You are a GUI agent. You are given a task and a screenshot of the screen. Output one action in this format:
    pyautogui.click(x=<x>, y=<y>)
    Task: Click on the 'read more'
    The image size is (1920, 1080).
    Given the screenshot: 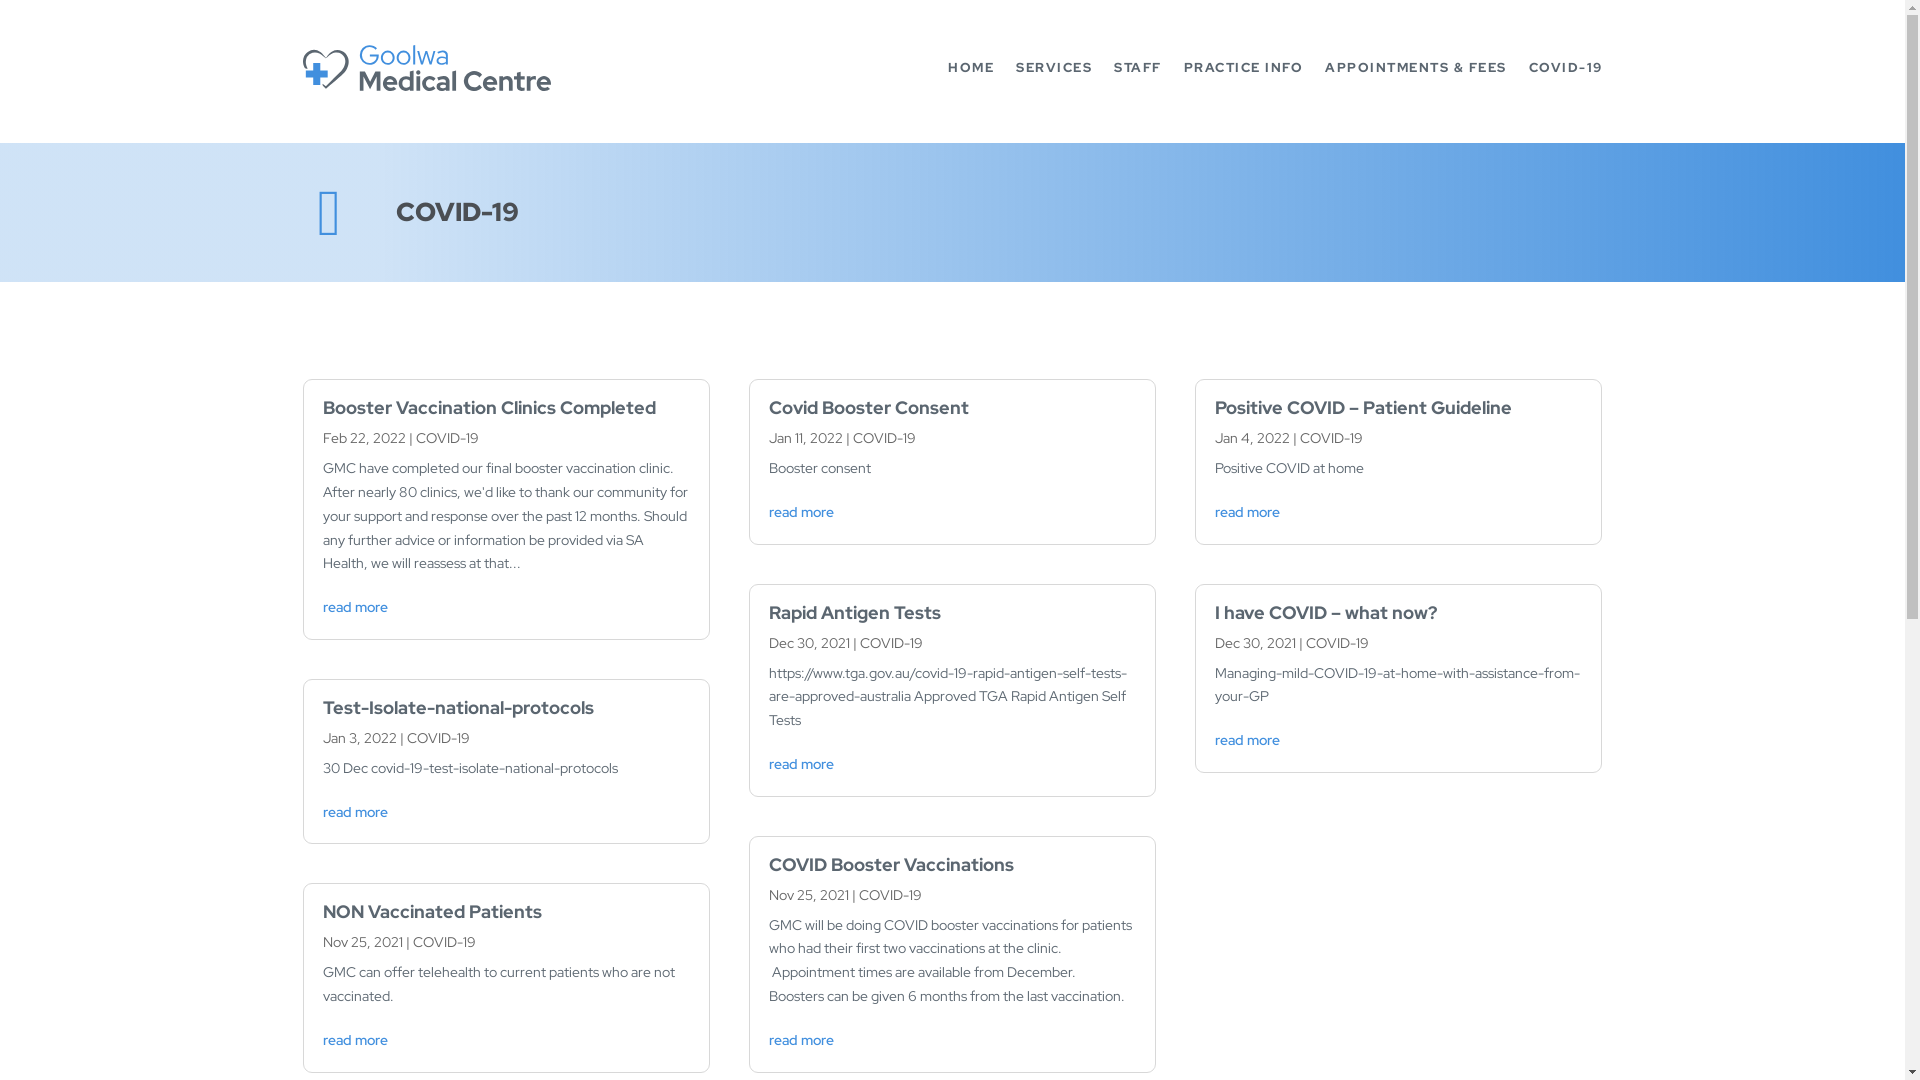 What is the action you would take?
    pyautogui.click(x=354, y=1039)
    